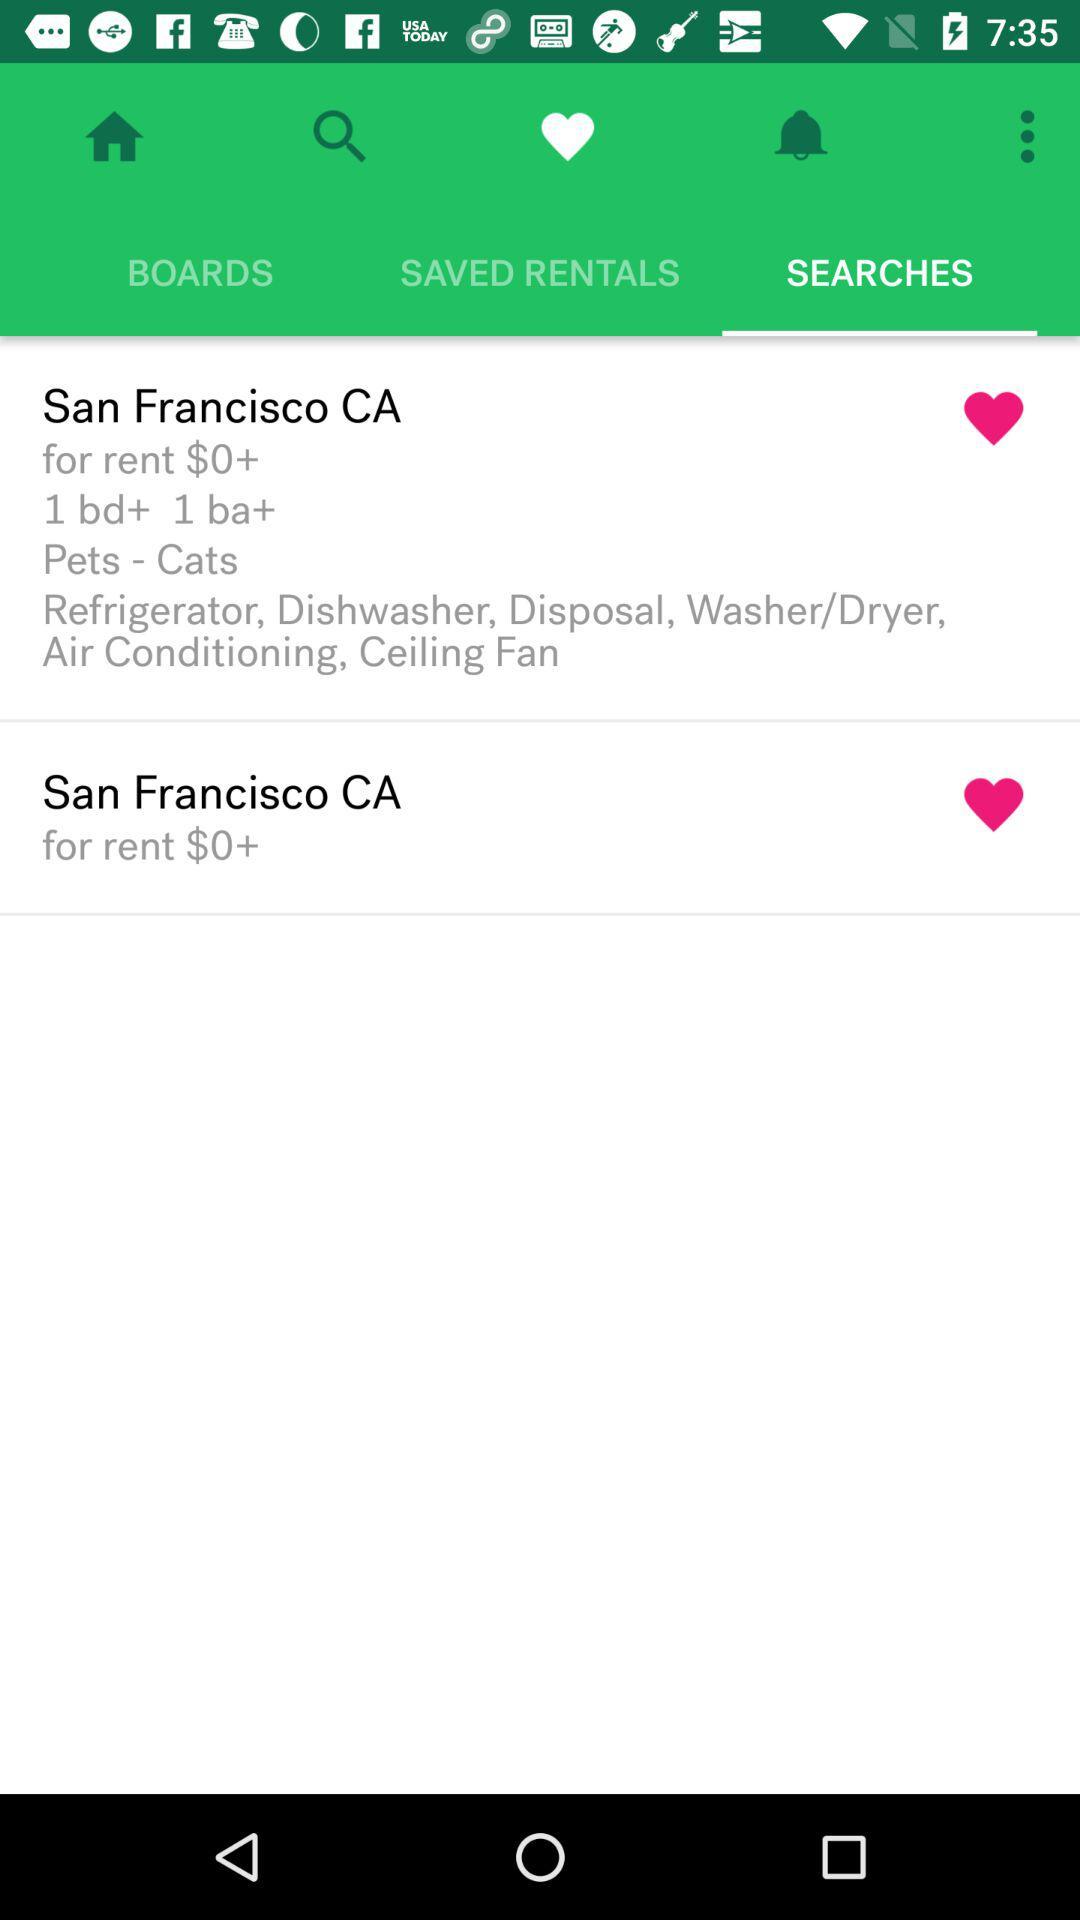  Describe the element at coordinates (338, 135) in the screenshot. I see `open search entry` at that location.